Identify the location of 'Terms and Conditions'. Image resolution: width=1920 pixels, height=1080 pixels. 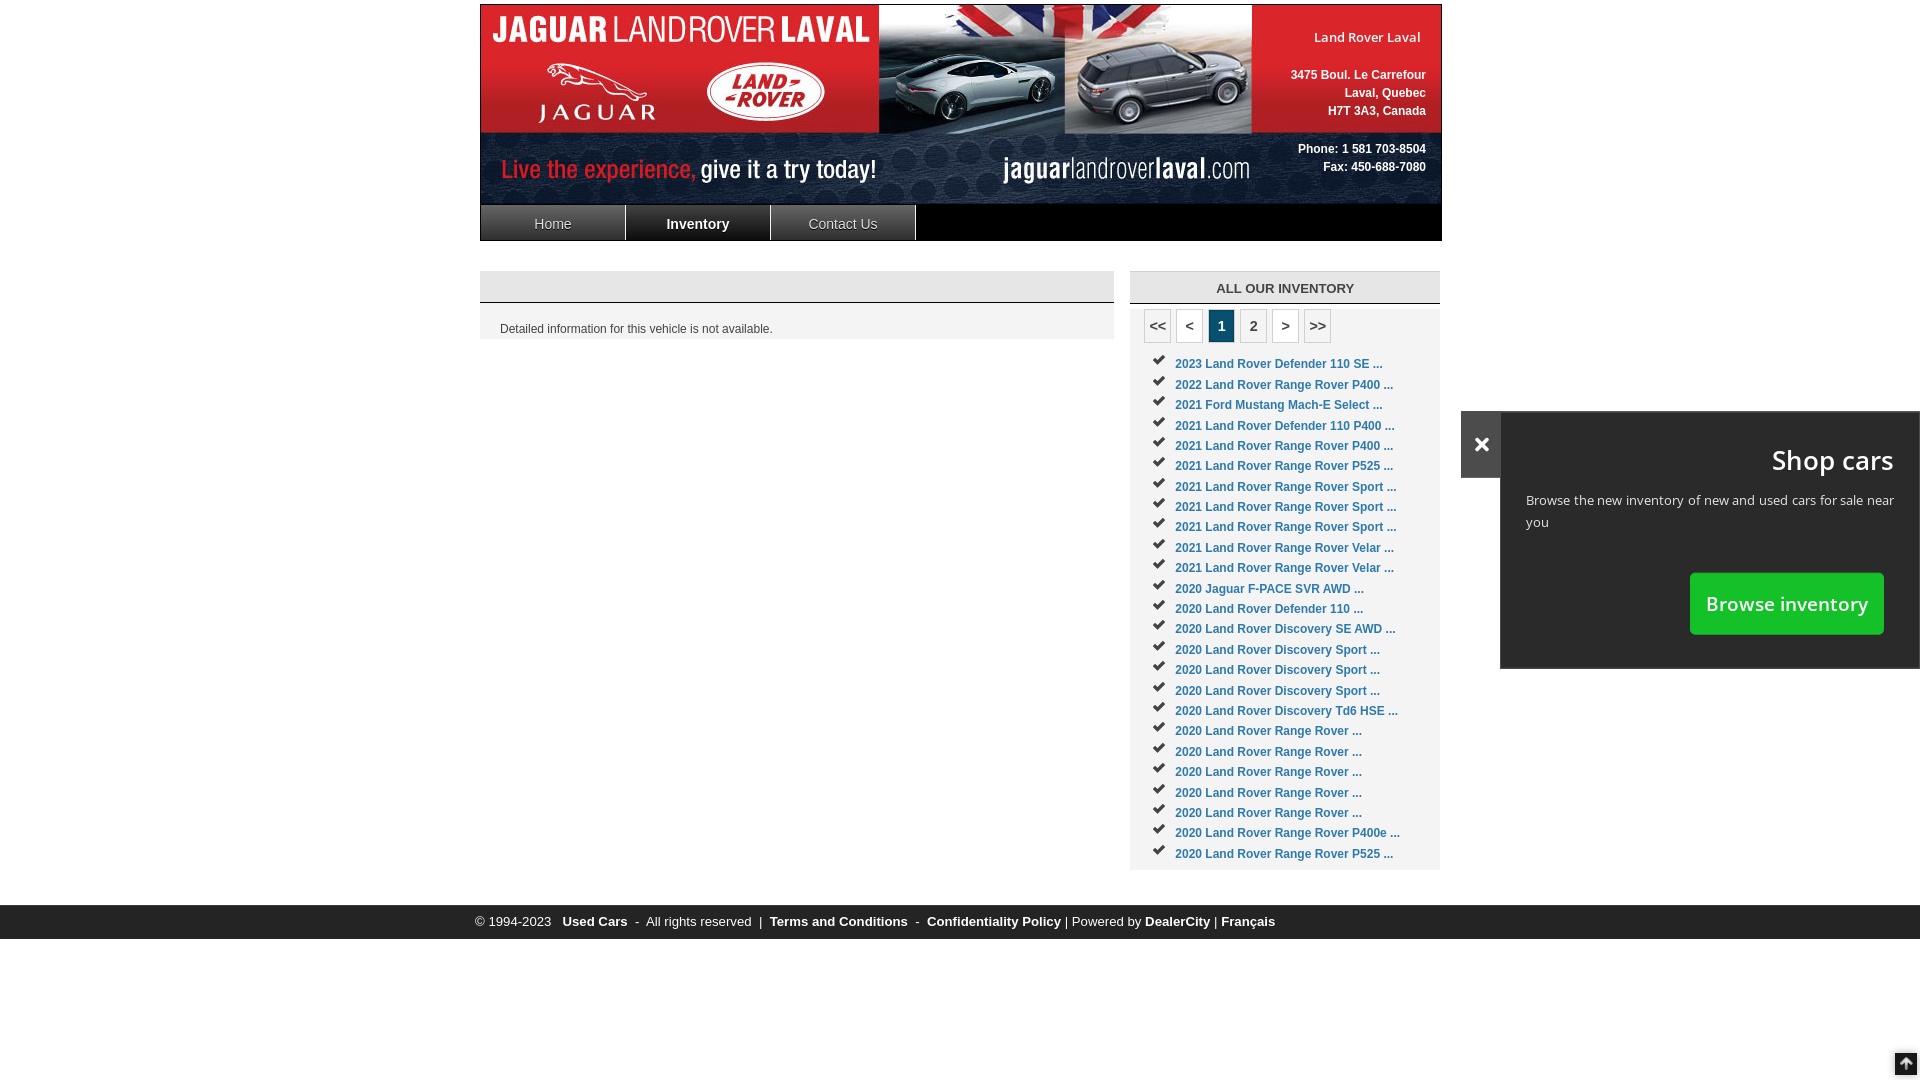
(839, 921).